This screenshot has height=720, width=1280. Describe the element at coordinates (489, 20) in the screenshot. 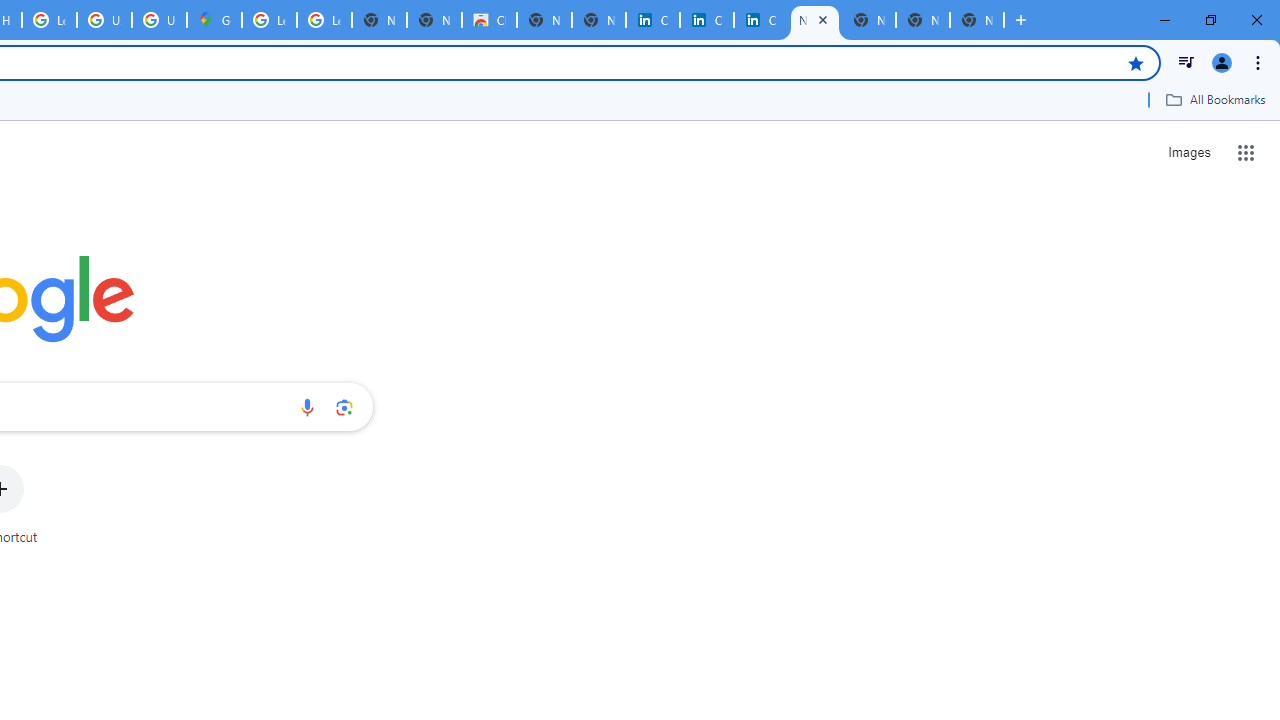

I see `'Chrome Web Store'` at that location.